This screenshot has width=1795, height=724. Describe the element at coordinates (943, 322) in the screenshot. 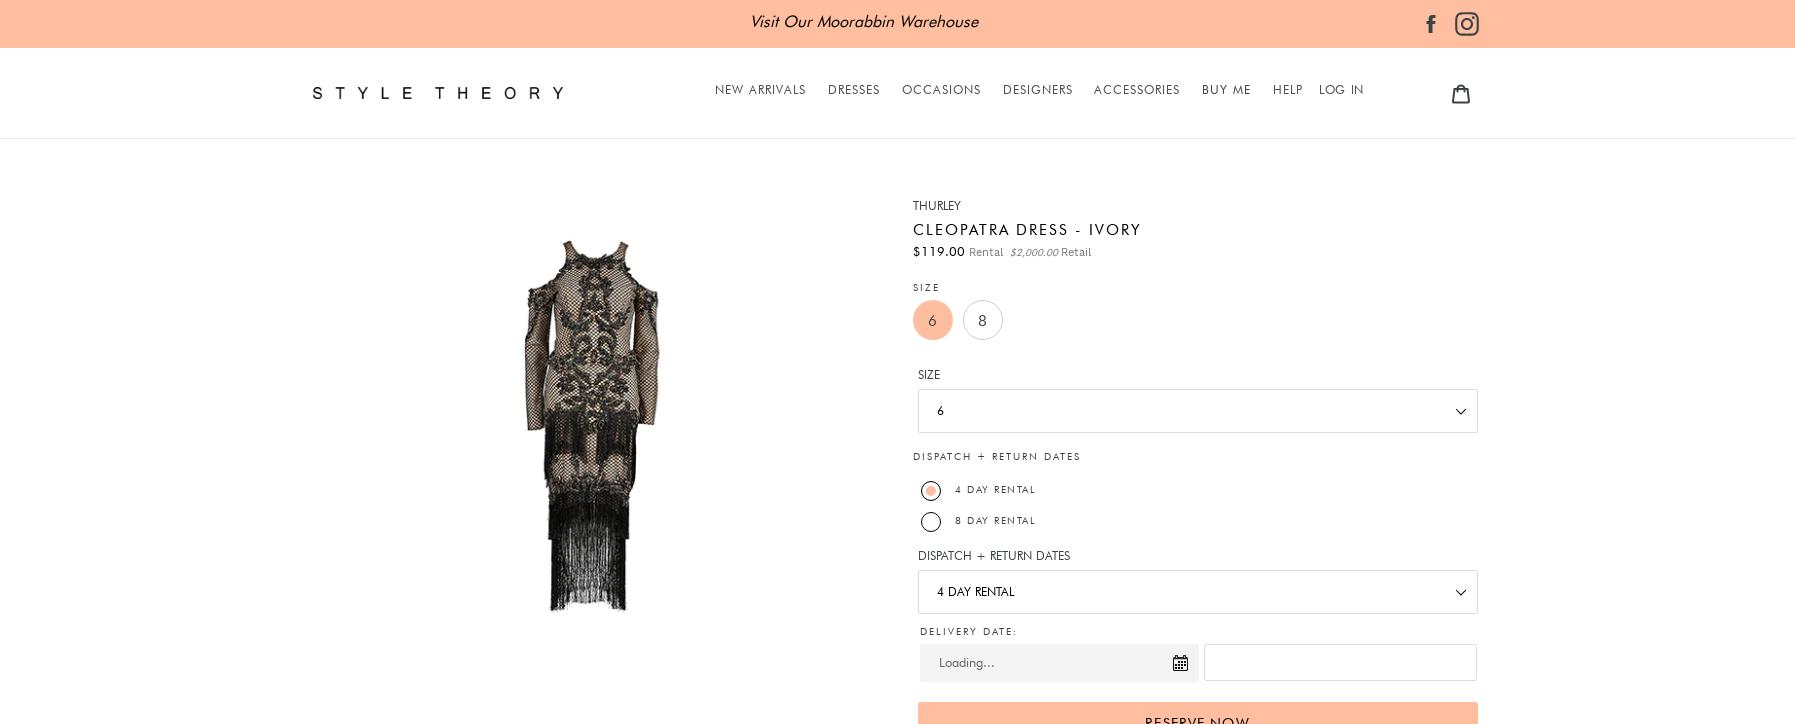

I see `'Wedding Guest'` at that location.